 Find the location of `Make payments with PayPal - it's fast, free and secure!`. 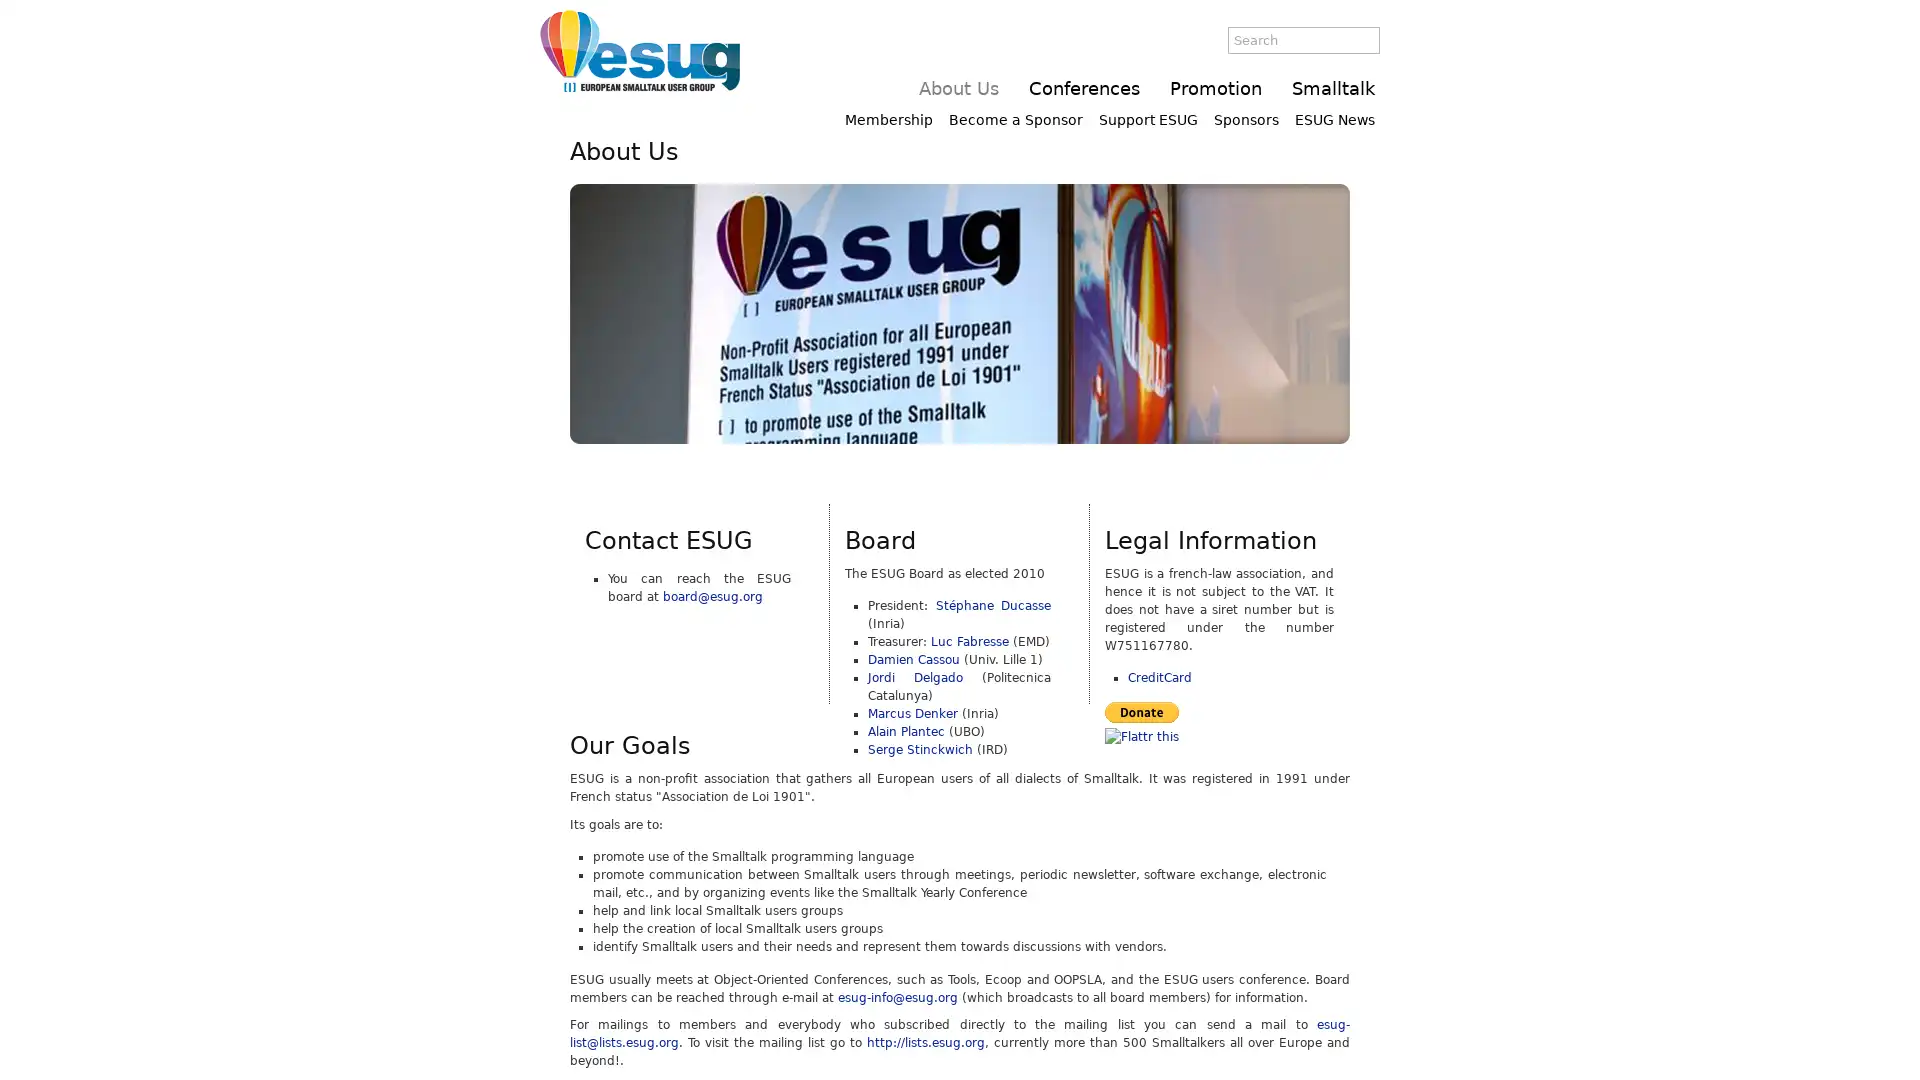

Make payments with PayPal - it's fast, free and secure! is located at coordinates (1142, 710).